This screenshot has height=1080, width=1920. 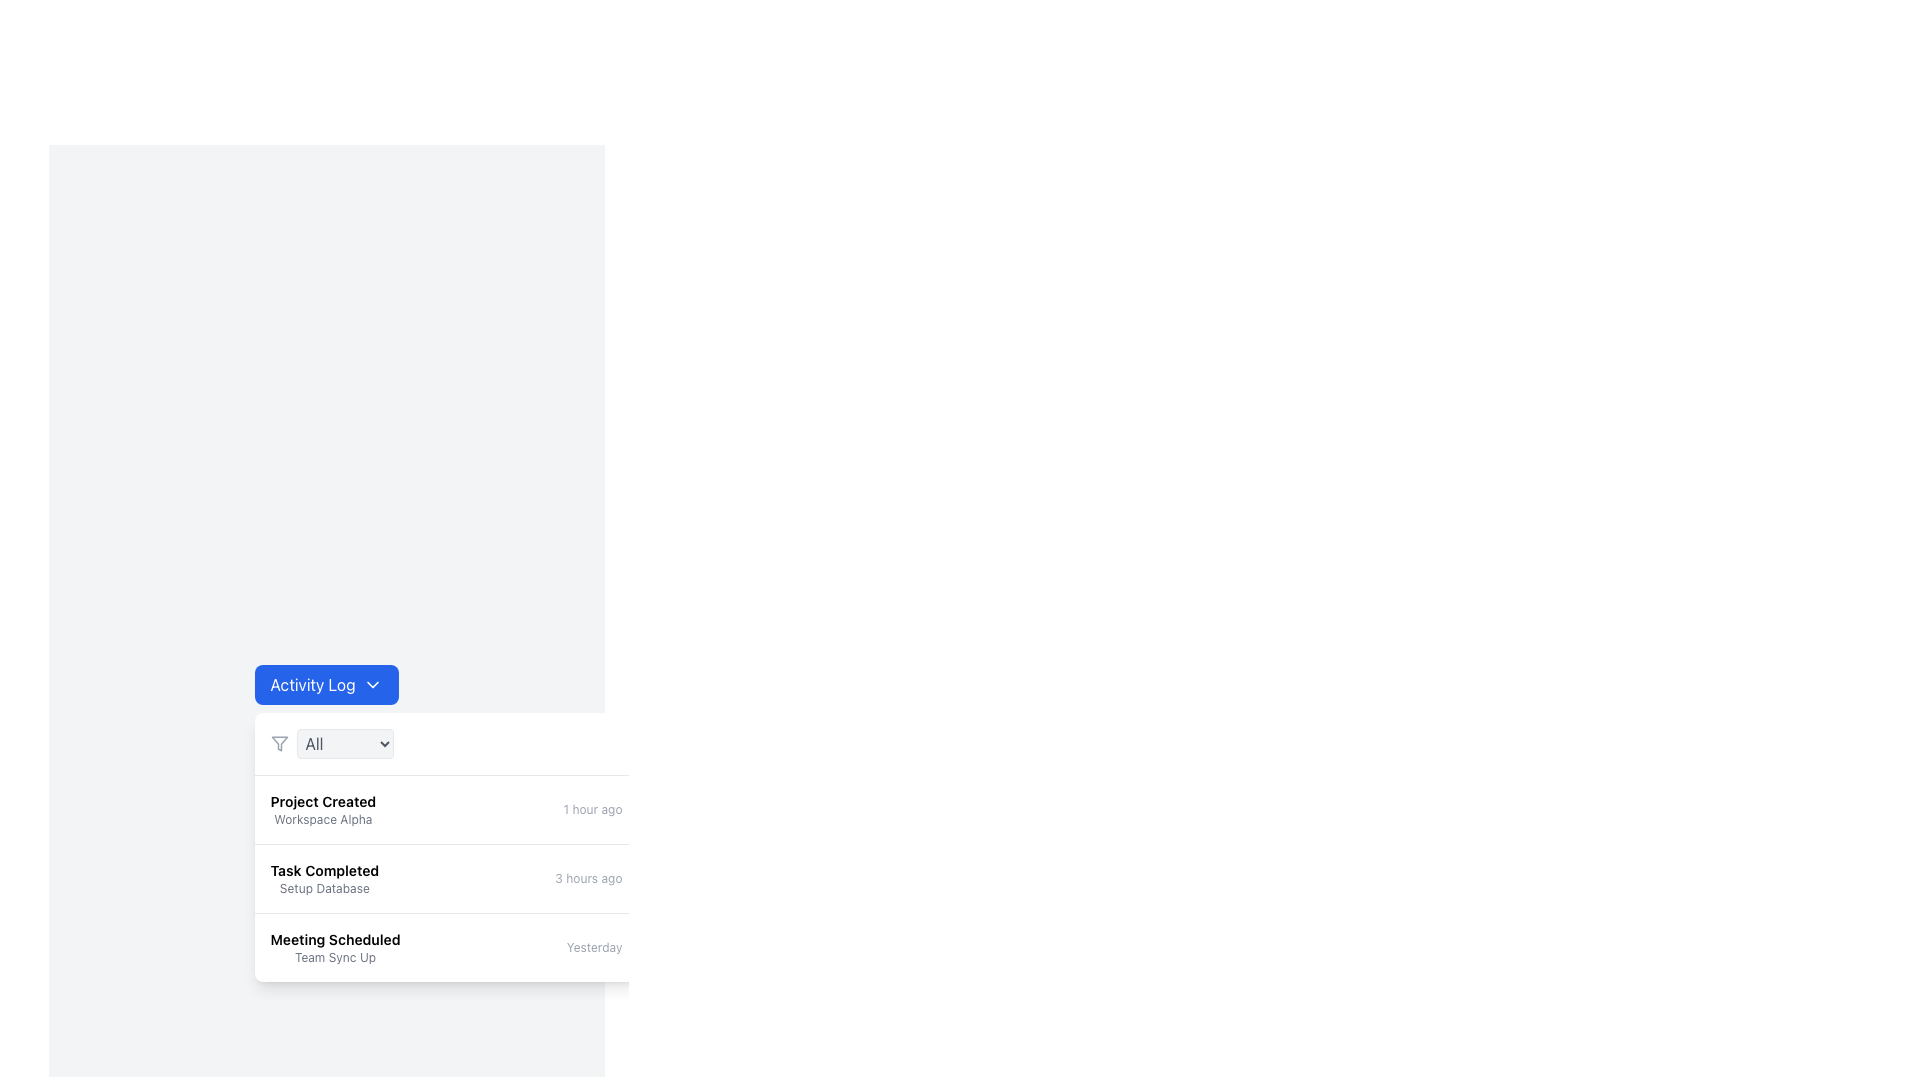 What do you see at coordinates (278, 744) in the screenshot?
I see `the minimalistic triangular-shaped graphical icon resembling a funnel located in the top-left corner of the dropdown menu adjacent to the 'All' dropdown button` at bounding box center [278, 744].